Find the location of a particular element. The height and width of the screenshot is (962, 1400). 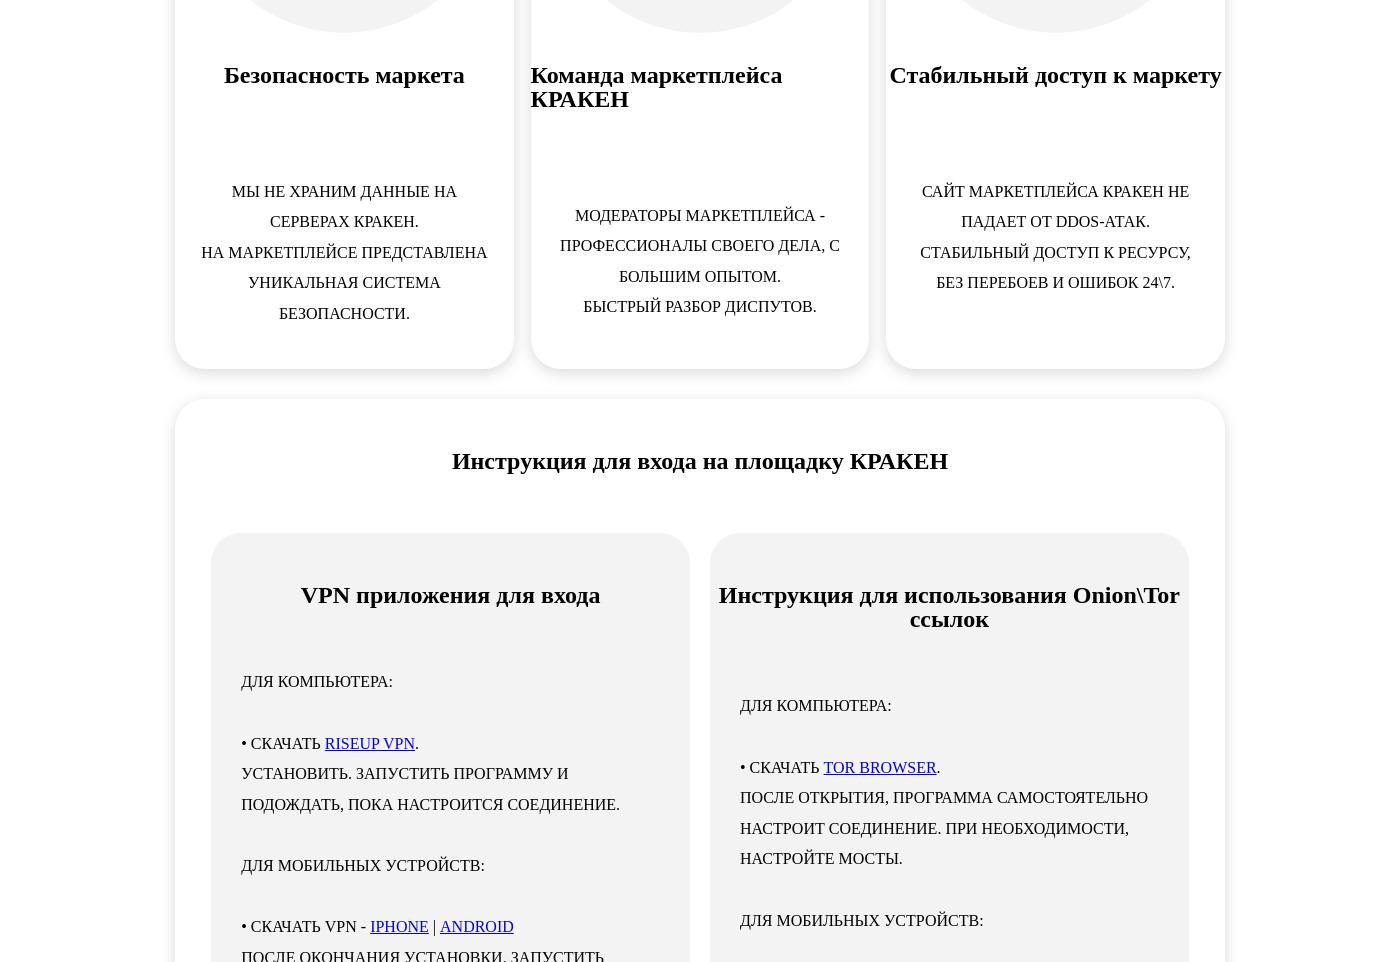

'Модераторы маркетплейса - профессионалы своего дела, с большим опытом.' is located at coordinates (699, 245).